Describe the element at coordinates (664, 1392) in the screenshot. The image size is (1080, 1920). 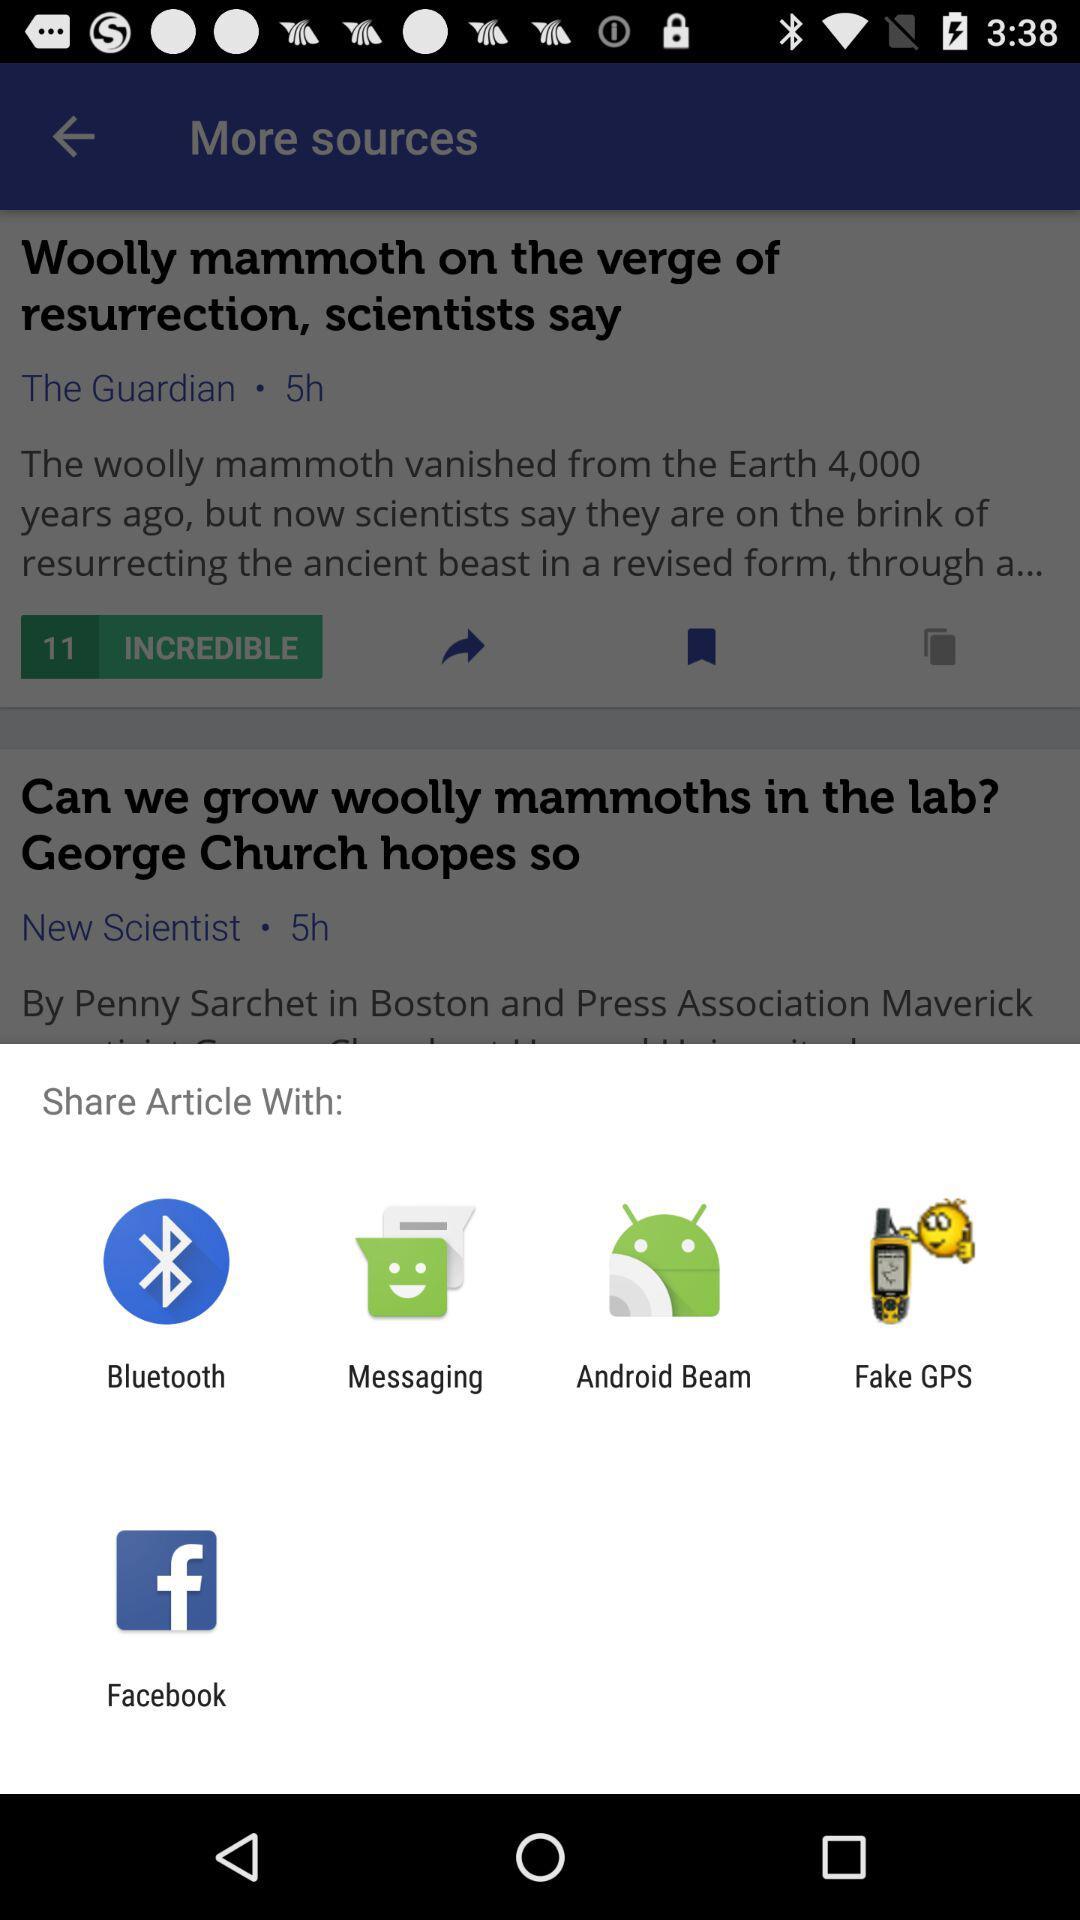
I see `item to the right of messaging item` at that location.